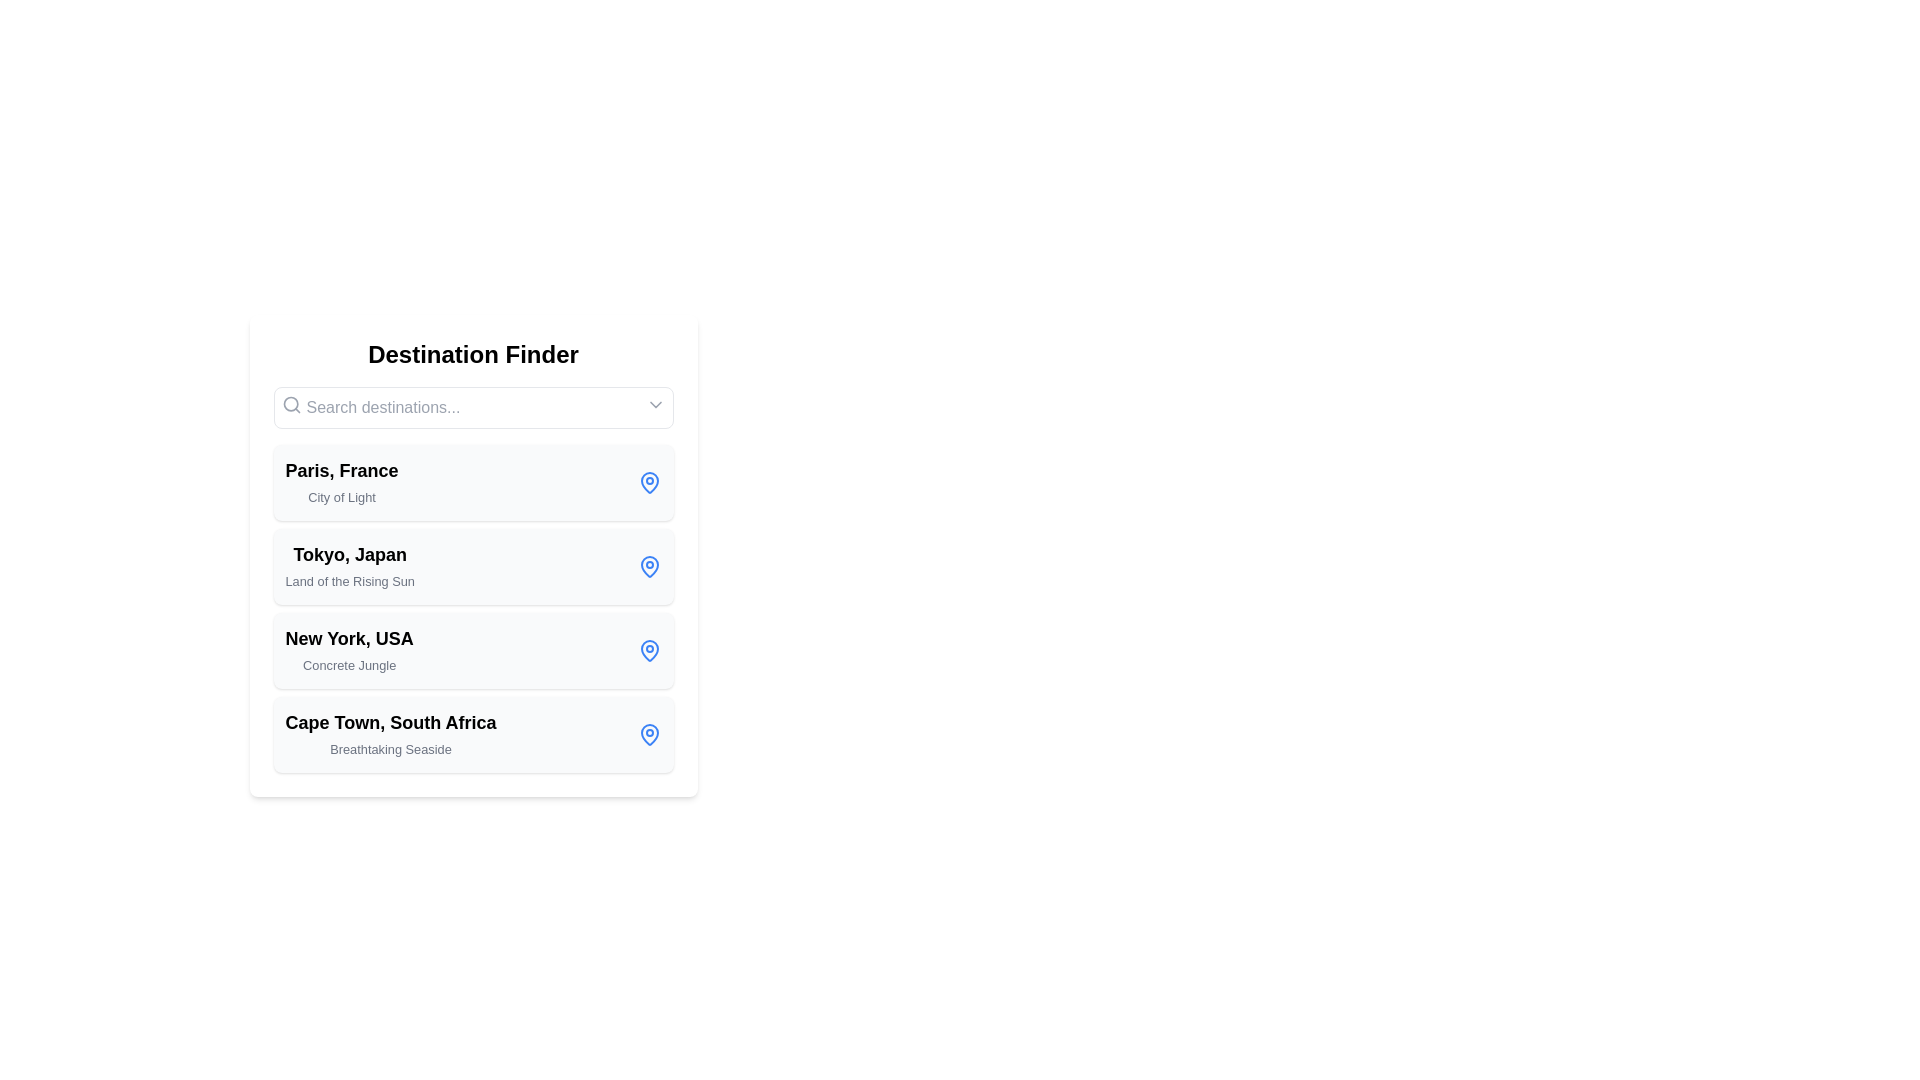 This screenshot has width=1920, height=1080. Describe the element at coordinates (341, 470) in the screenshot. I see `the text label displaying 'Paris, France', which is styled prominently and located at the top of the list of destinations in the 'Destination Finder' section` at that location.